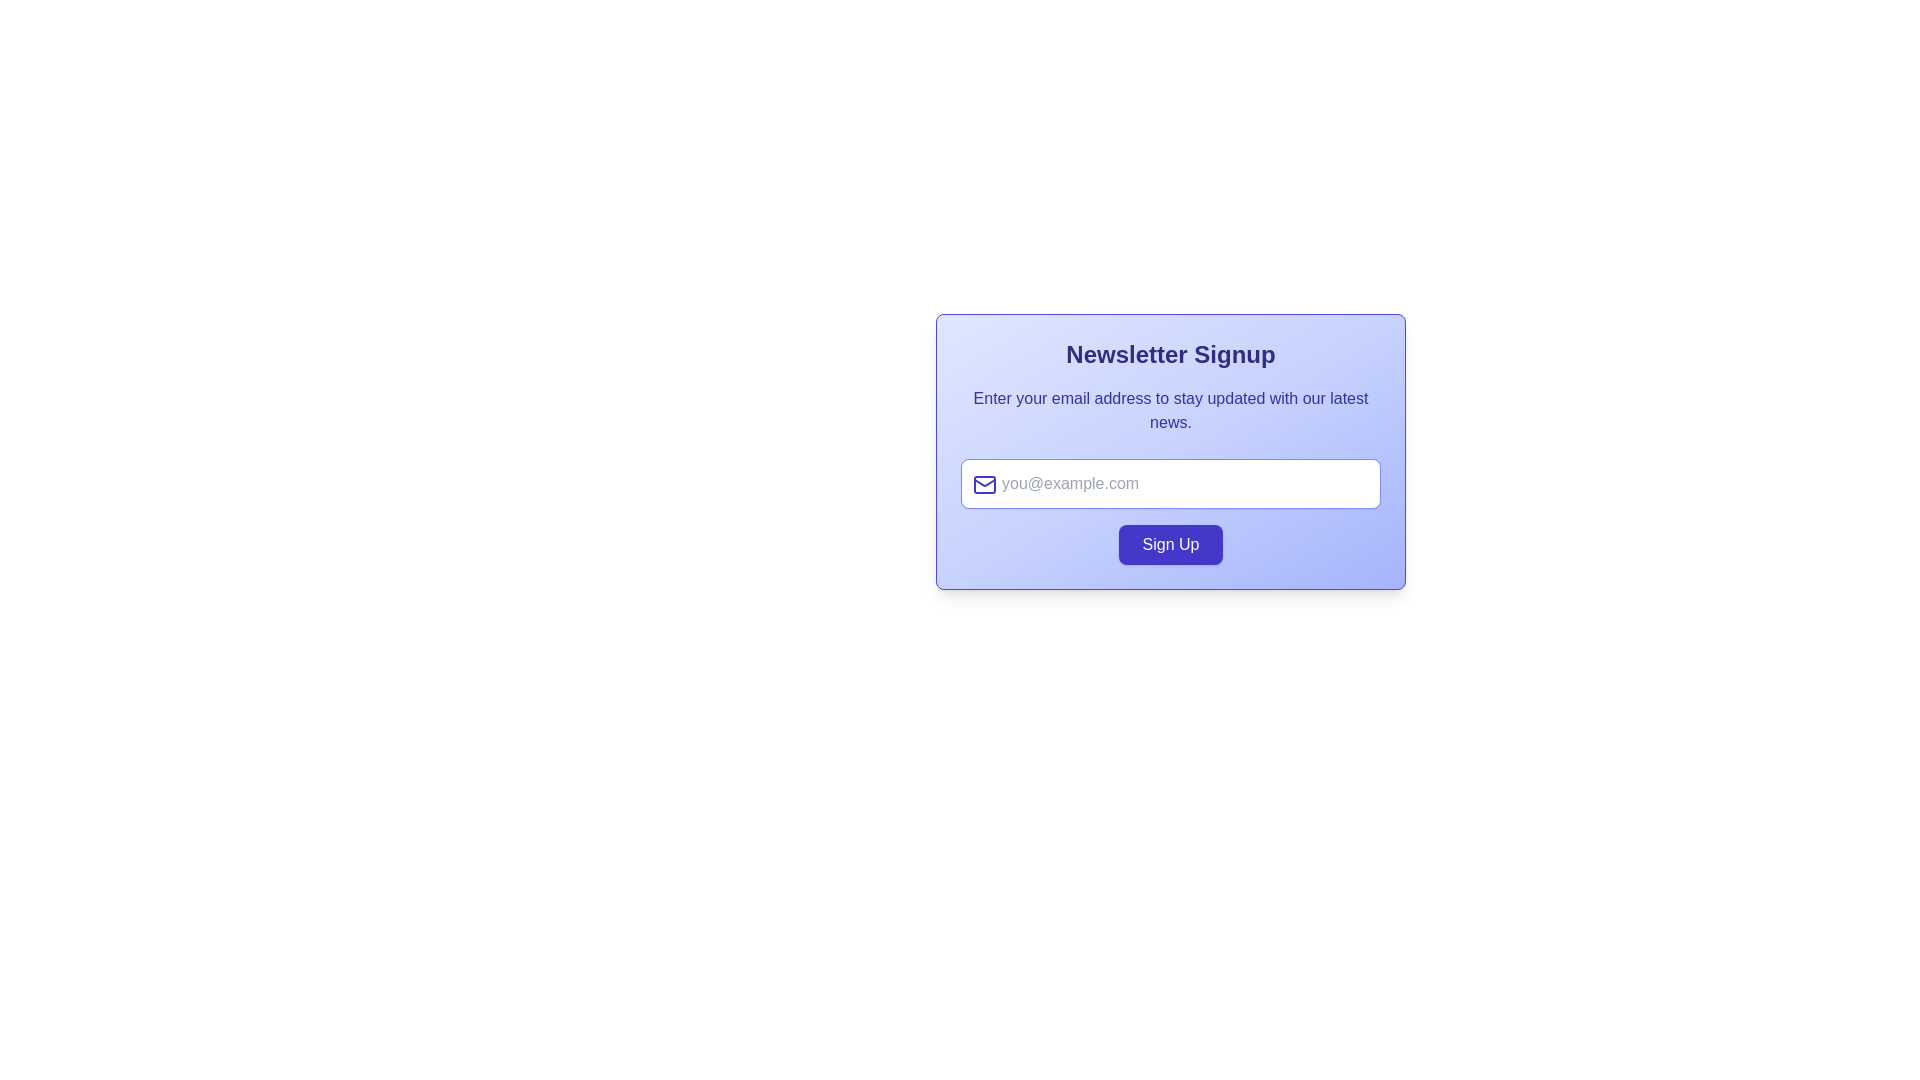 The width and height of the screenshot is (1920, 1080). Describe the element at coordinates (1171, 410) in the screenshot. I see `the informational subtitle text instructing users to provide their email addresses for updates, located within the 'Newsletter Signup' card, directly below the title and above the email input field` at that location.